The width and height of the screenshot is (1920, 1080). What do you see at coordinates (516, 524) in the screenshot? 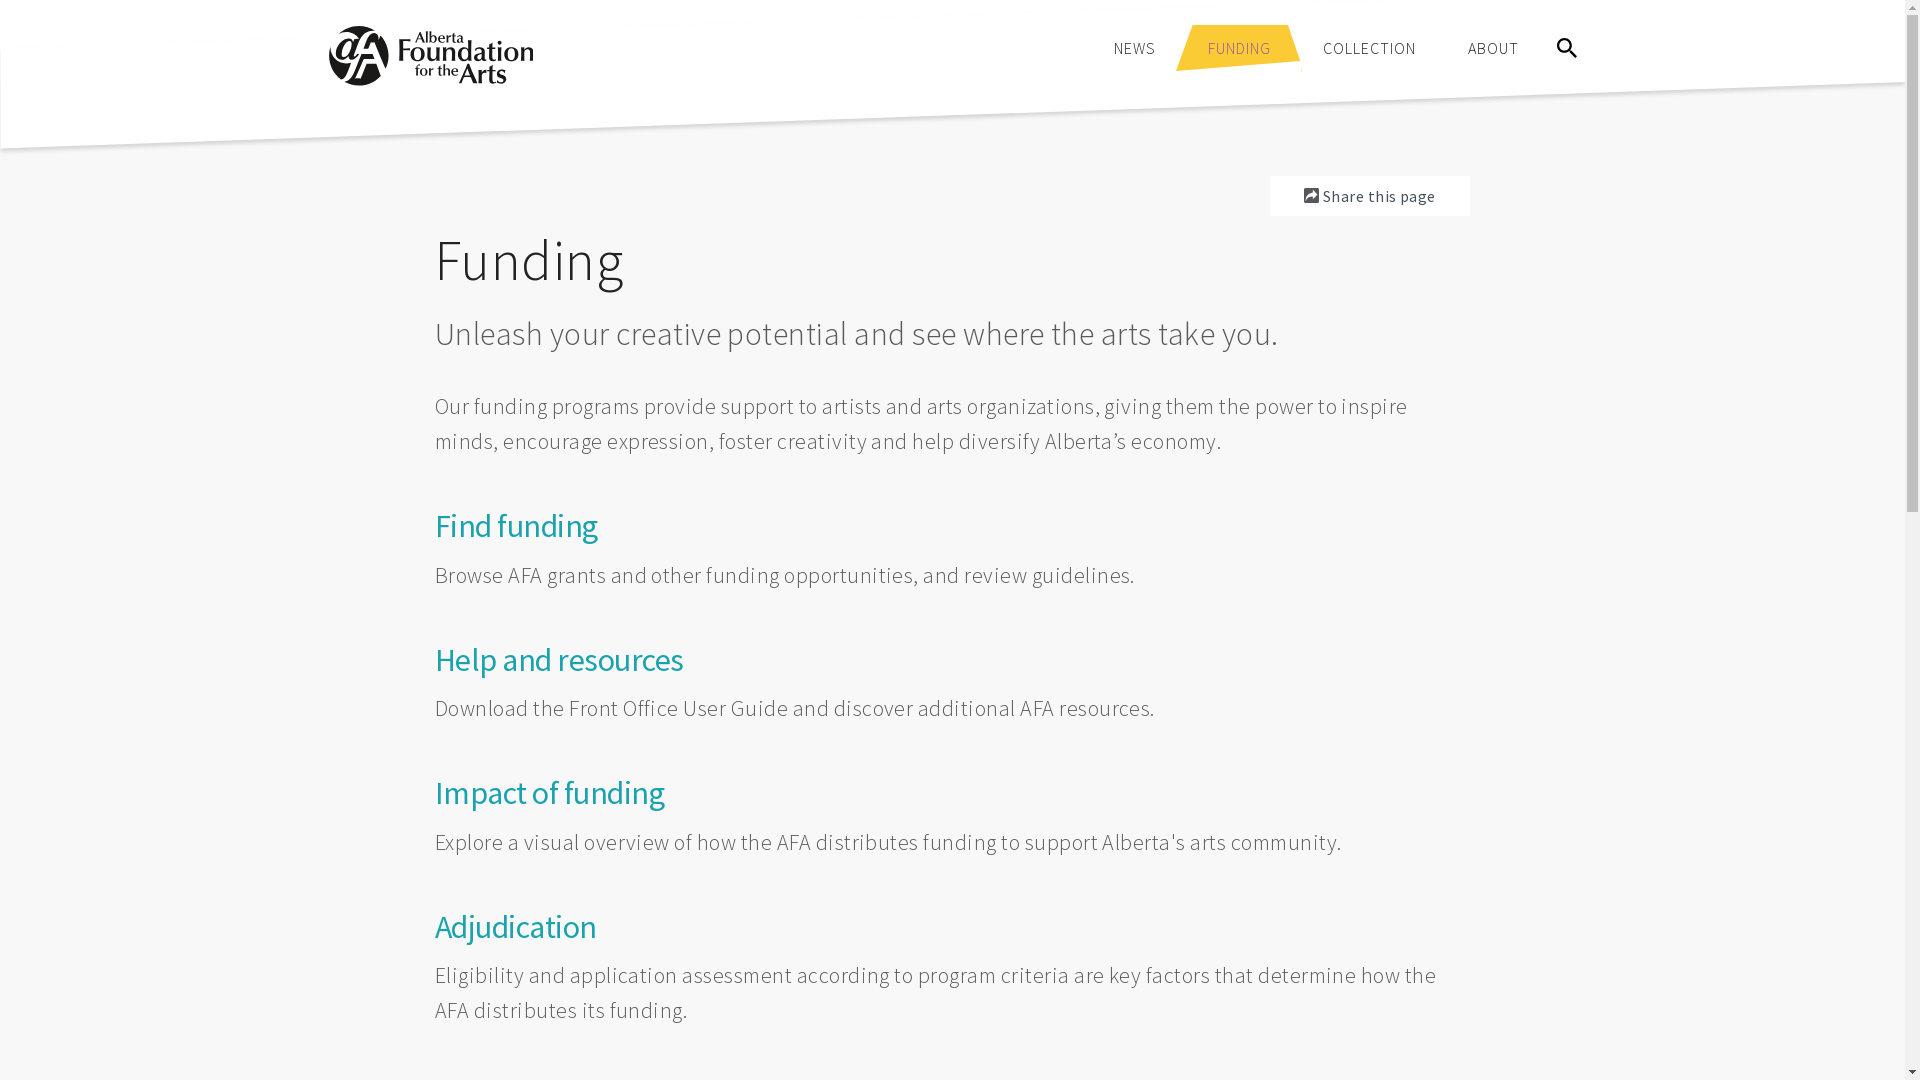
I see `'Find funding'` at bounding box center [516, 524].